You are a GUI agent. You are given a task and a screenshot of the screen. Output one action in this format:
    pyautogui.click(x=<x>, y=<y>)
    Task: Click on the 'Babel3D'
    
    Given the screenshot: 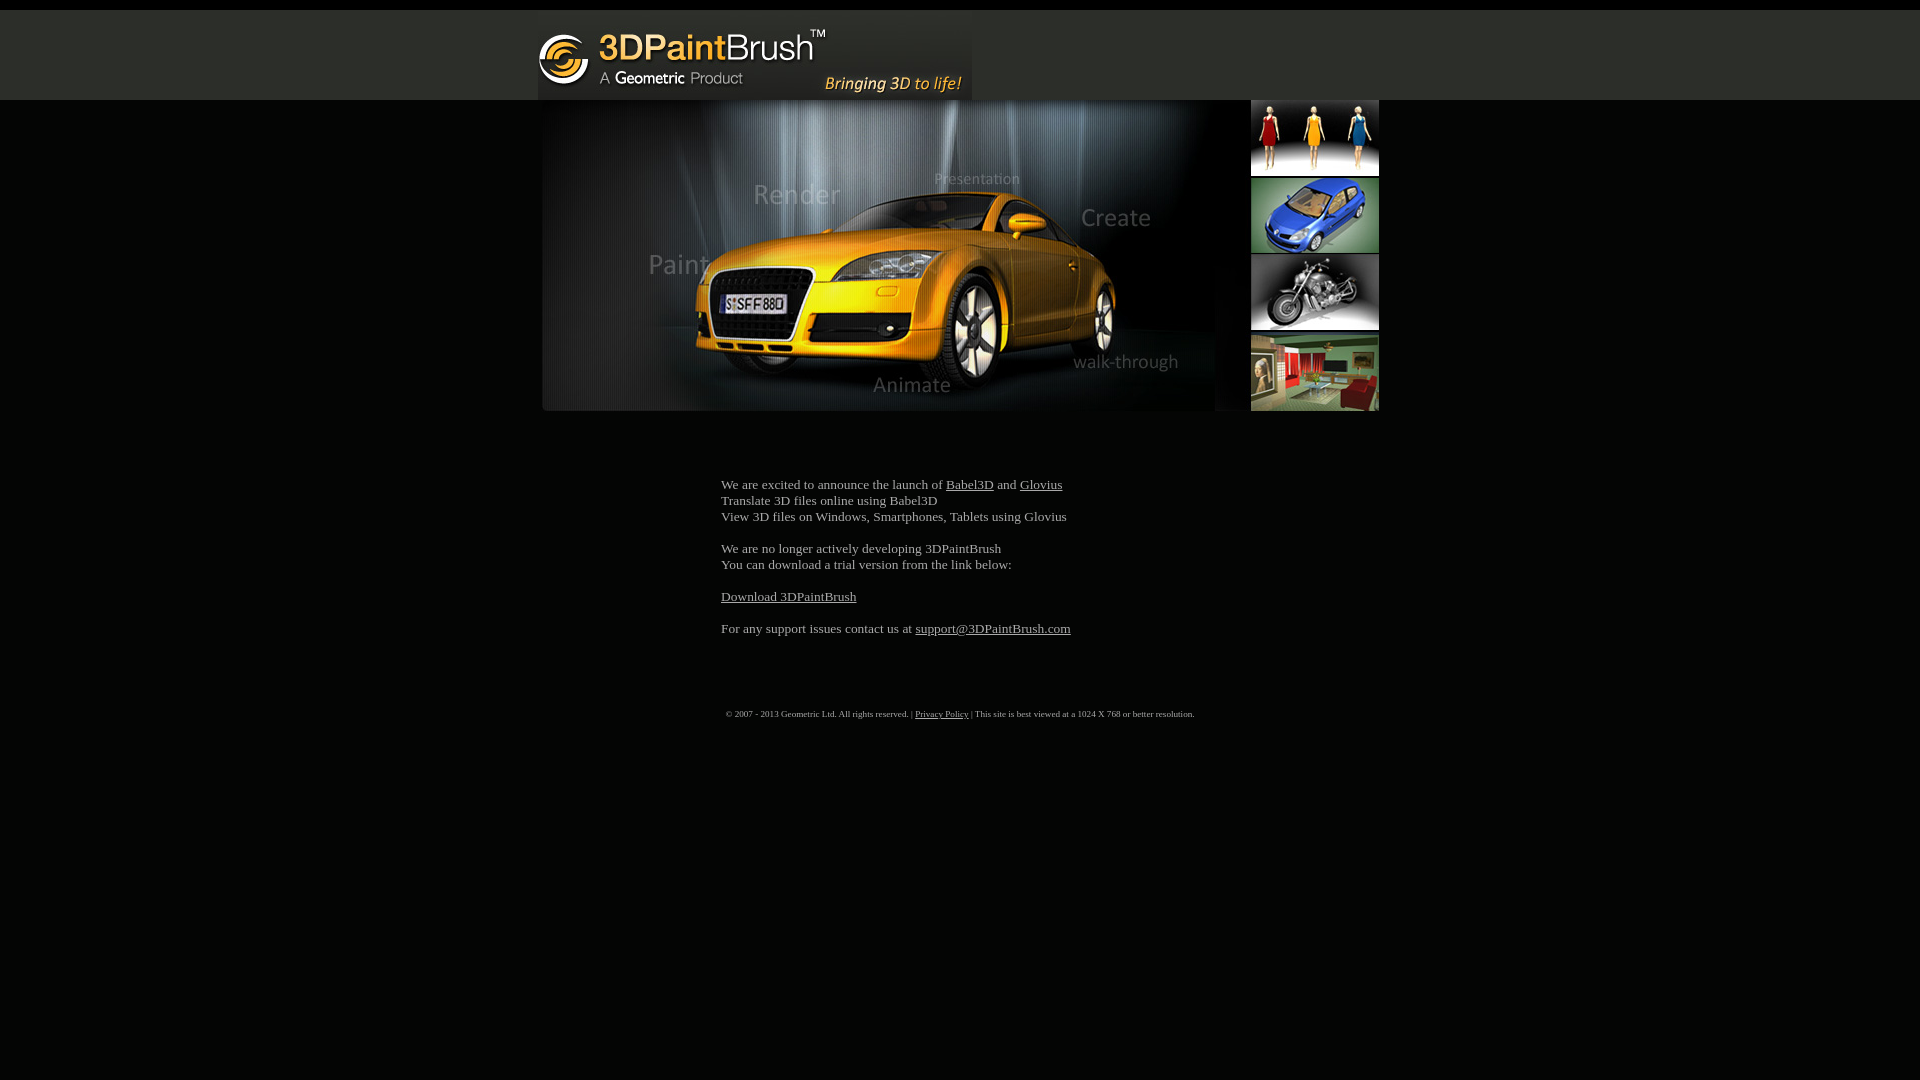 What is the action you would take?
    pyautogui.click(x=969, y=484)
    